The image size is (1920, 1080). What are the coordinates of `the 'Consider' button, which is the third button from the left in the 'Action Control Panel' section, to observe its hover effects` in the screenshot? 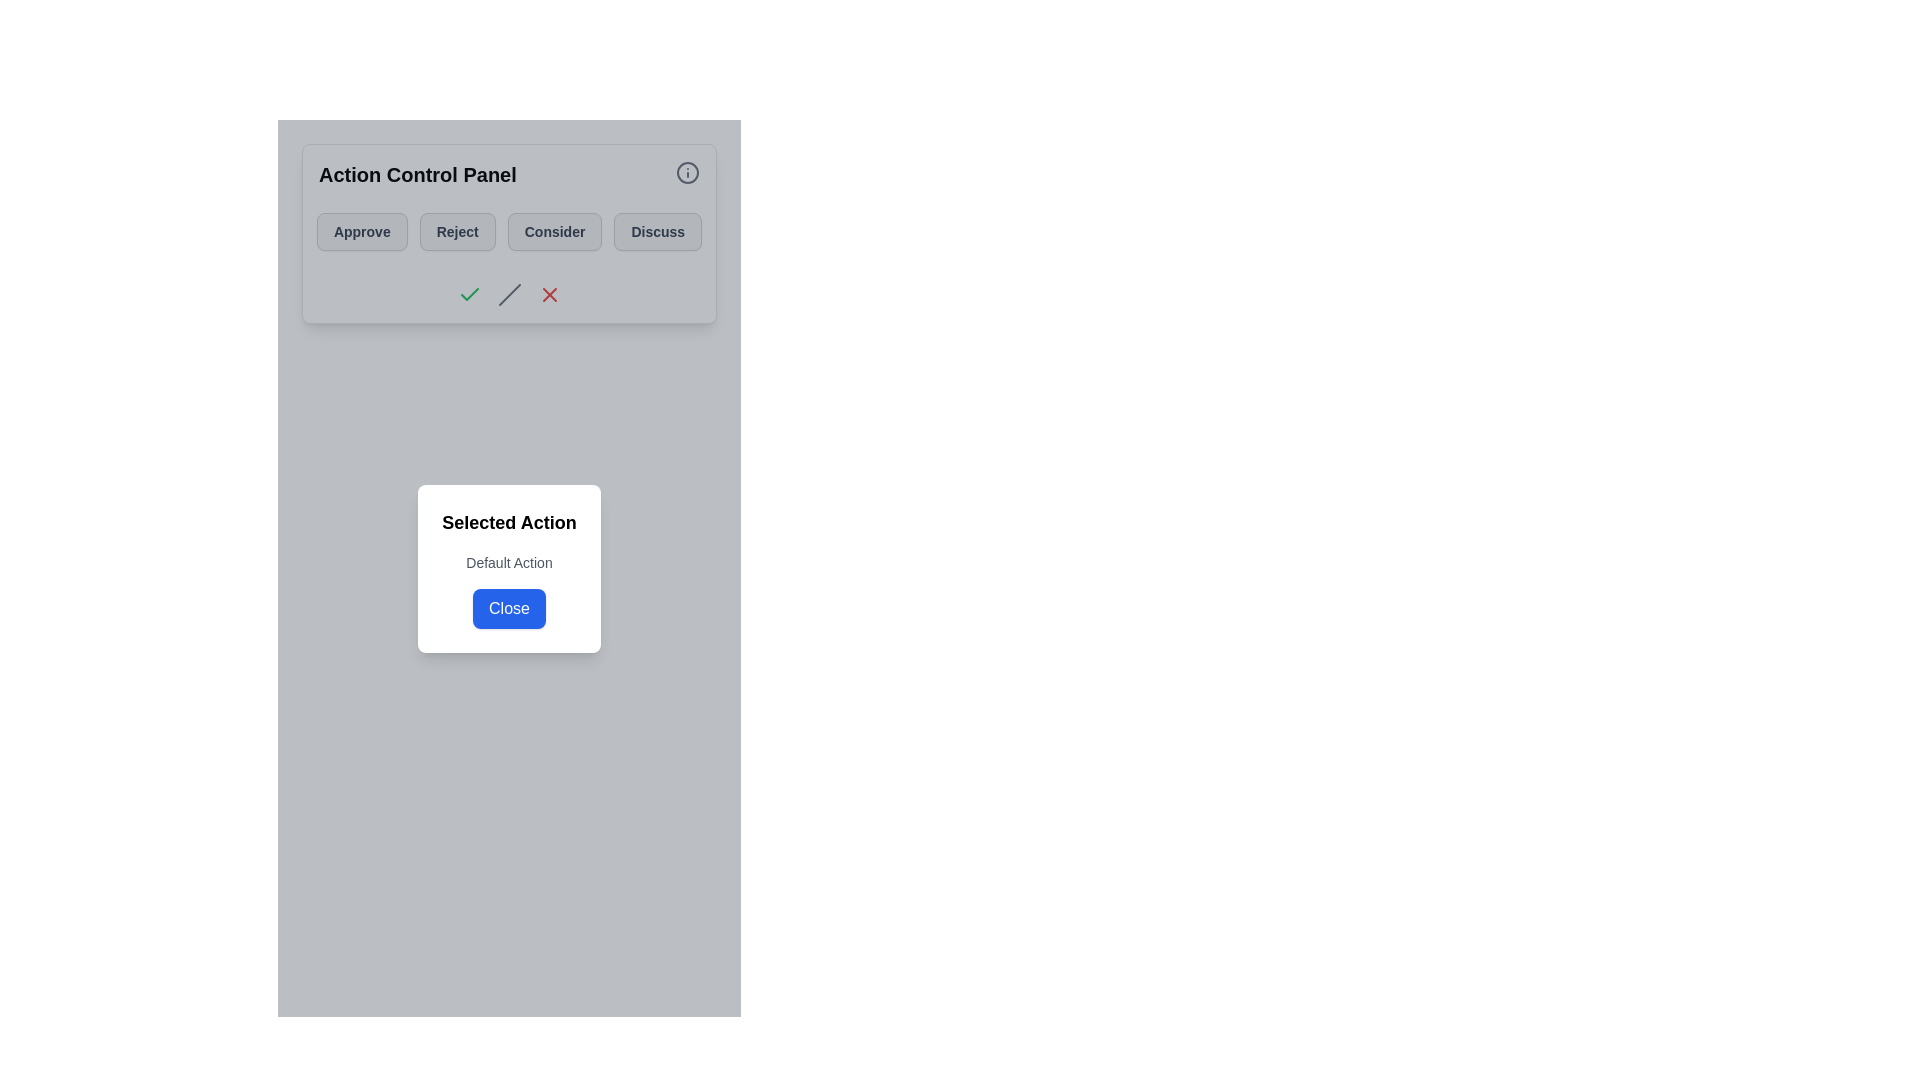 It's located at (555, 230).